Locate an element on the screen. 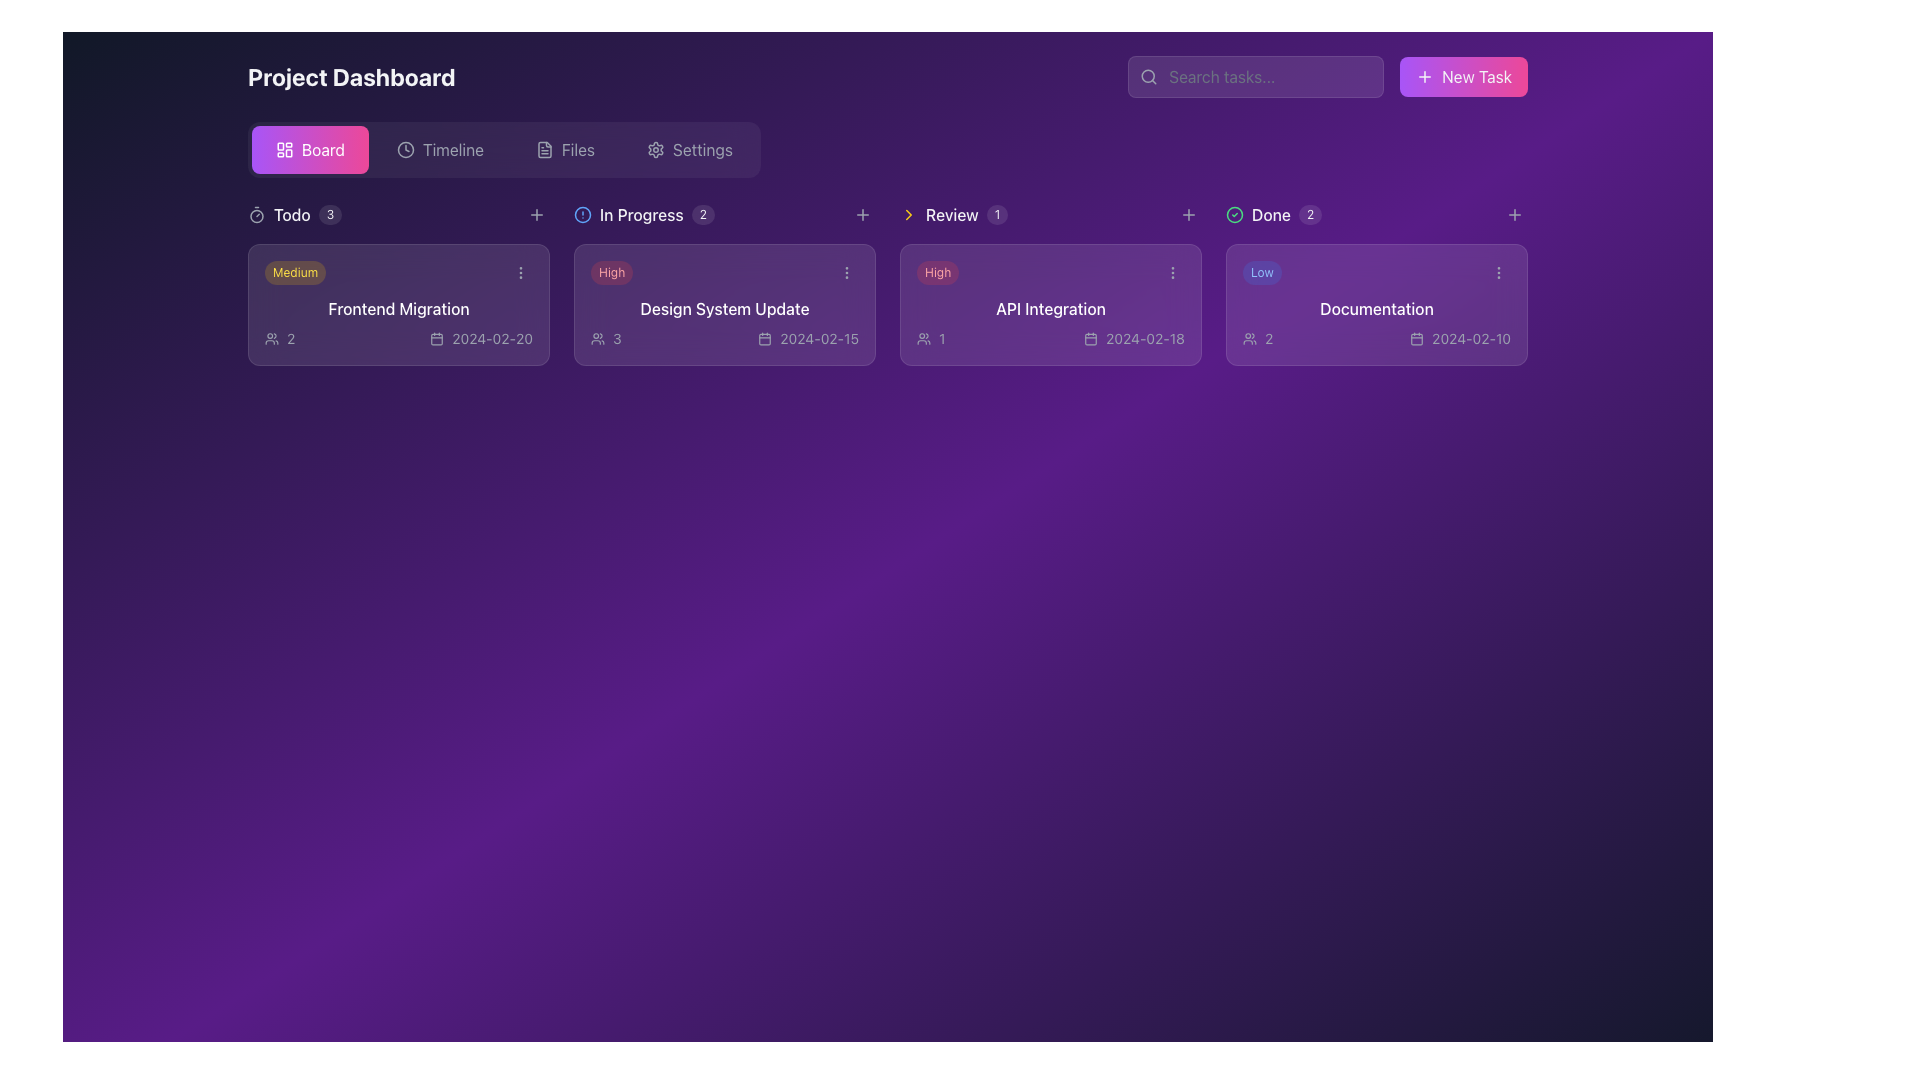  the rectangular button labeled 'New Task' with a plus sign icon, located at the top-right corner of the interface is located at coordinates (1464, 76).